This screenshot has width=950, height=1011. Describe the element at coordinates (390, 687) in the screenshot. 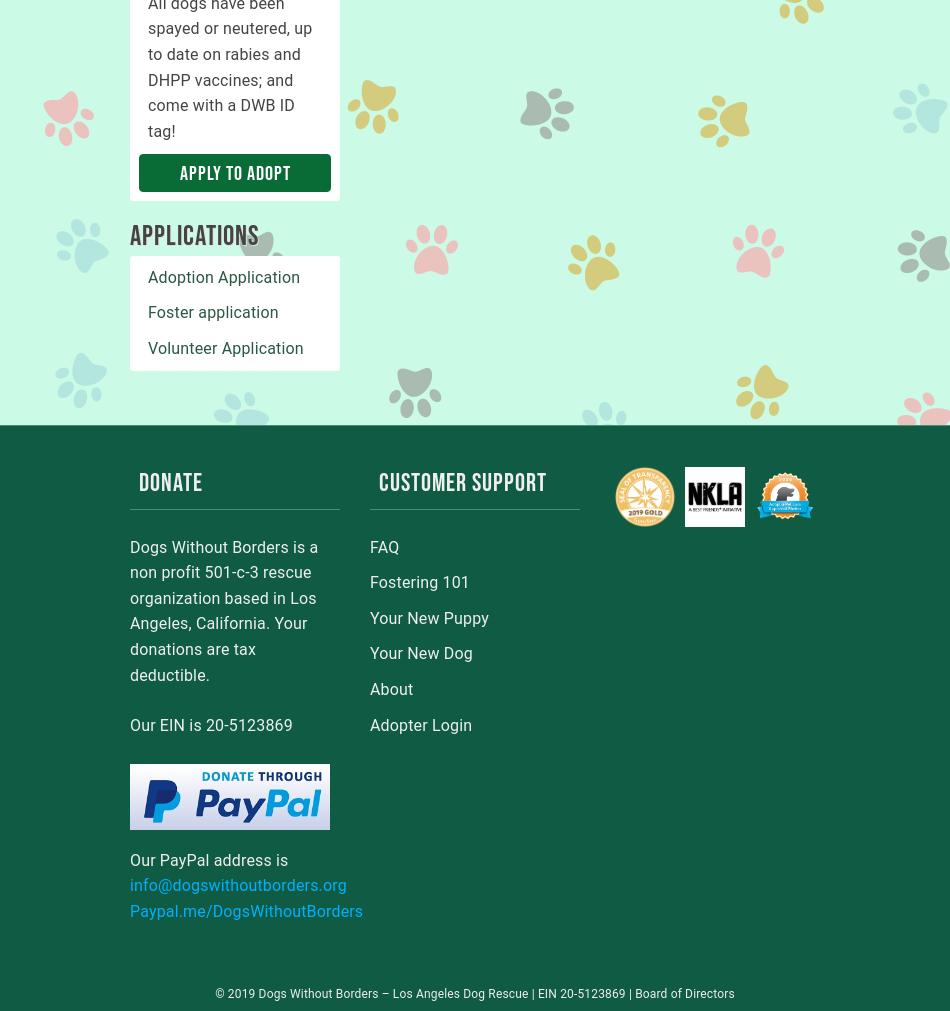

I see `'About'` at that location.